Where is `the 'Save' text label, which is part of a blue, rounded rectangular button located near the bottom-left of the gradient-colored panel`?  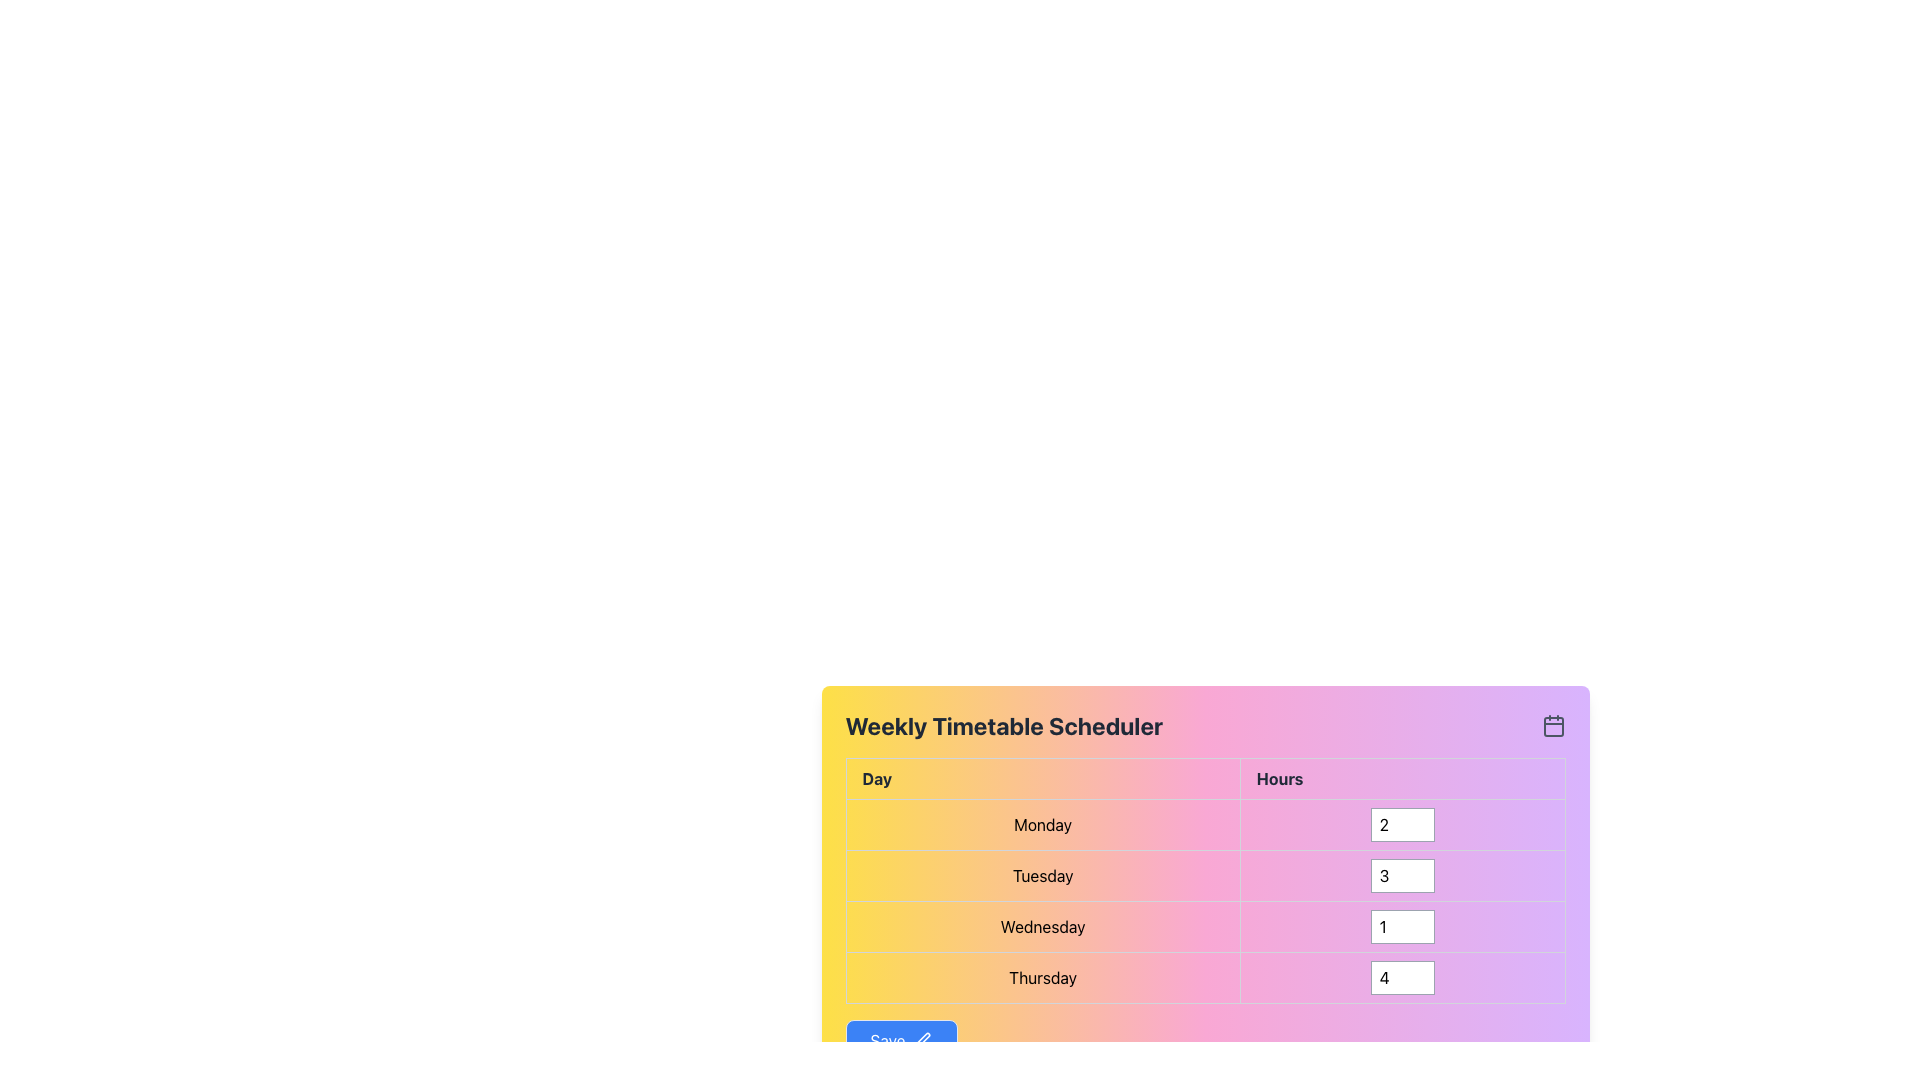 the 'Save' text label, which is part of a blue, rounded rectangular button located near the bottom-left of the gradient-colored panel is located at coordinates (887, 1040).